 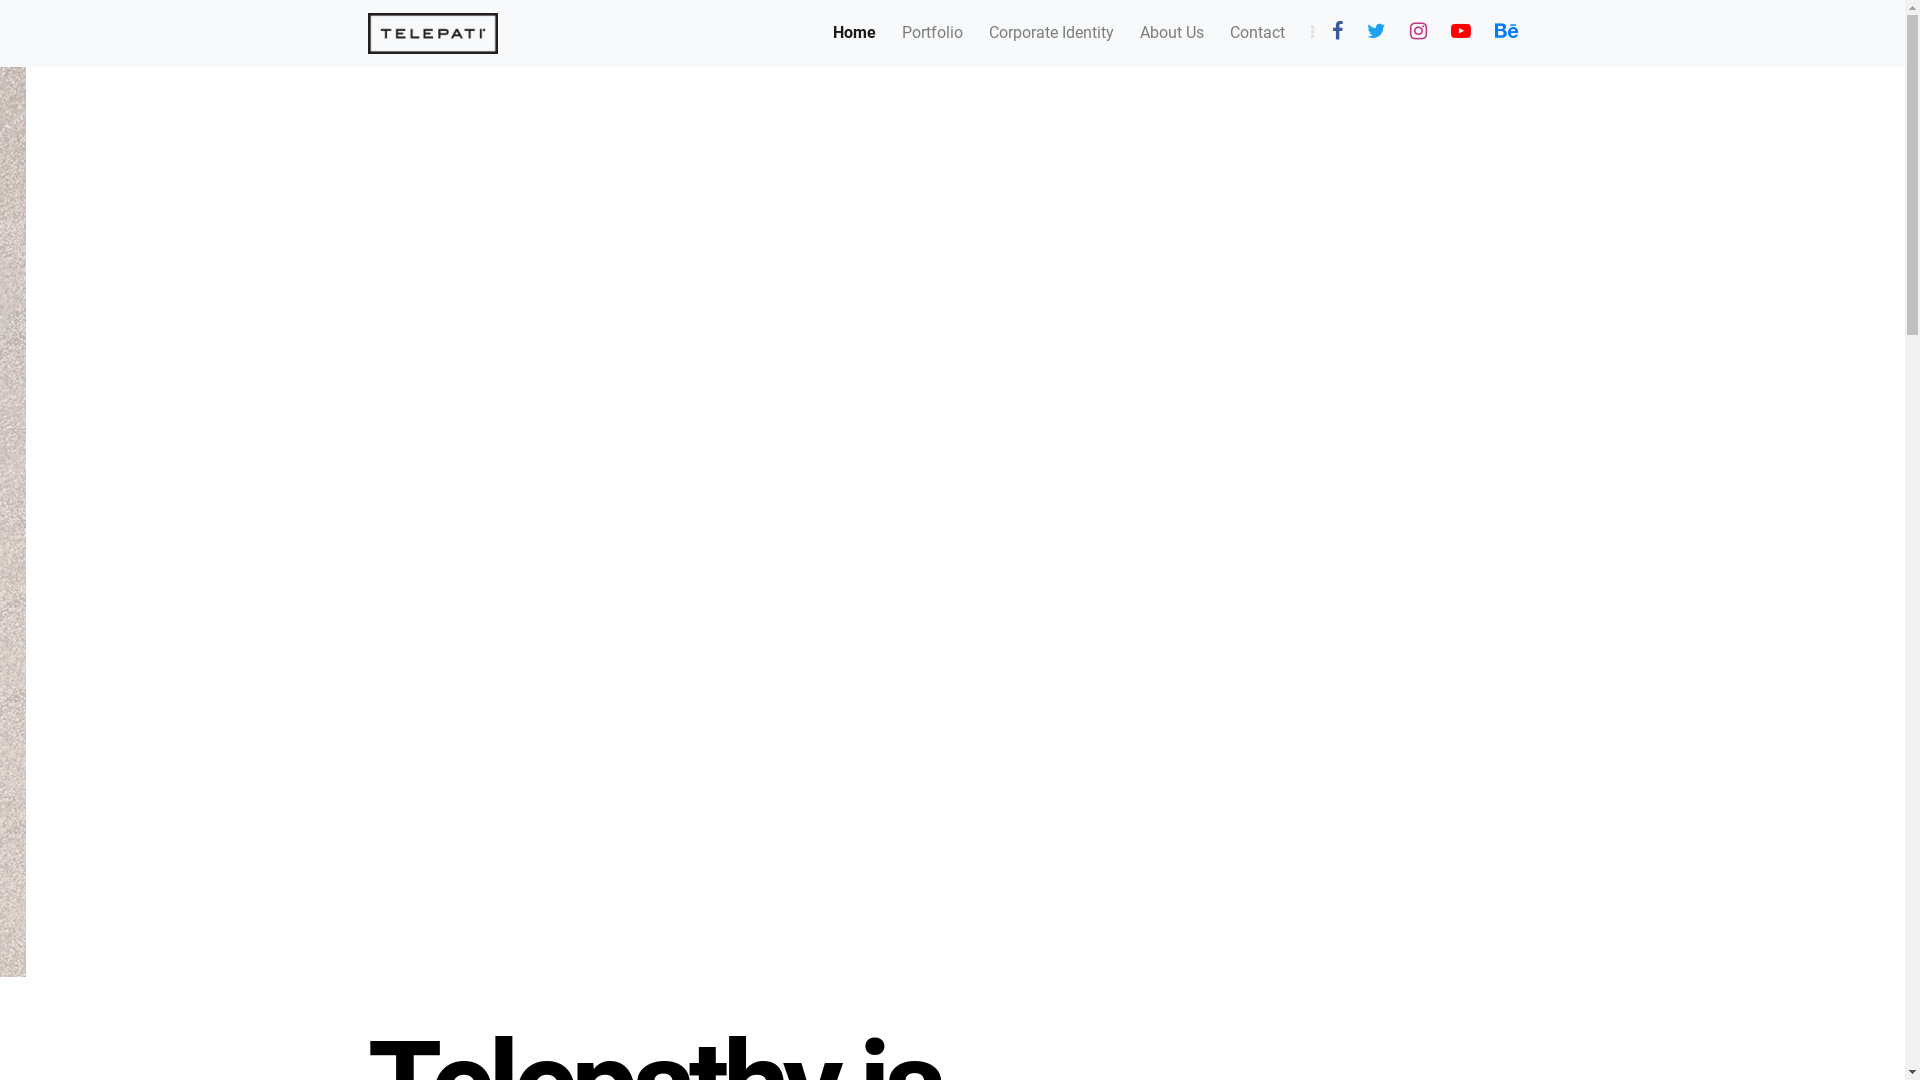 What do you see at coordinates (1171, 33) in the screenshot?
I see `'About Us'` at bounding box center [1171, 33].